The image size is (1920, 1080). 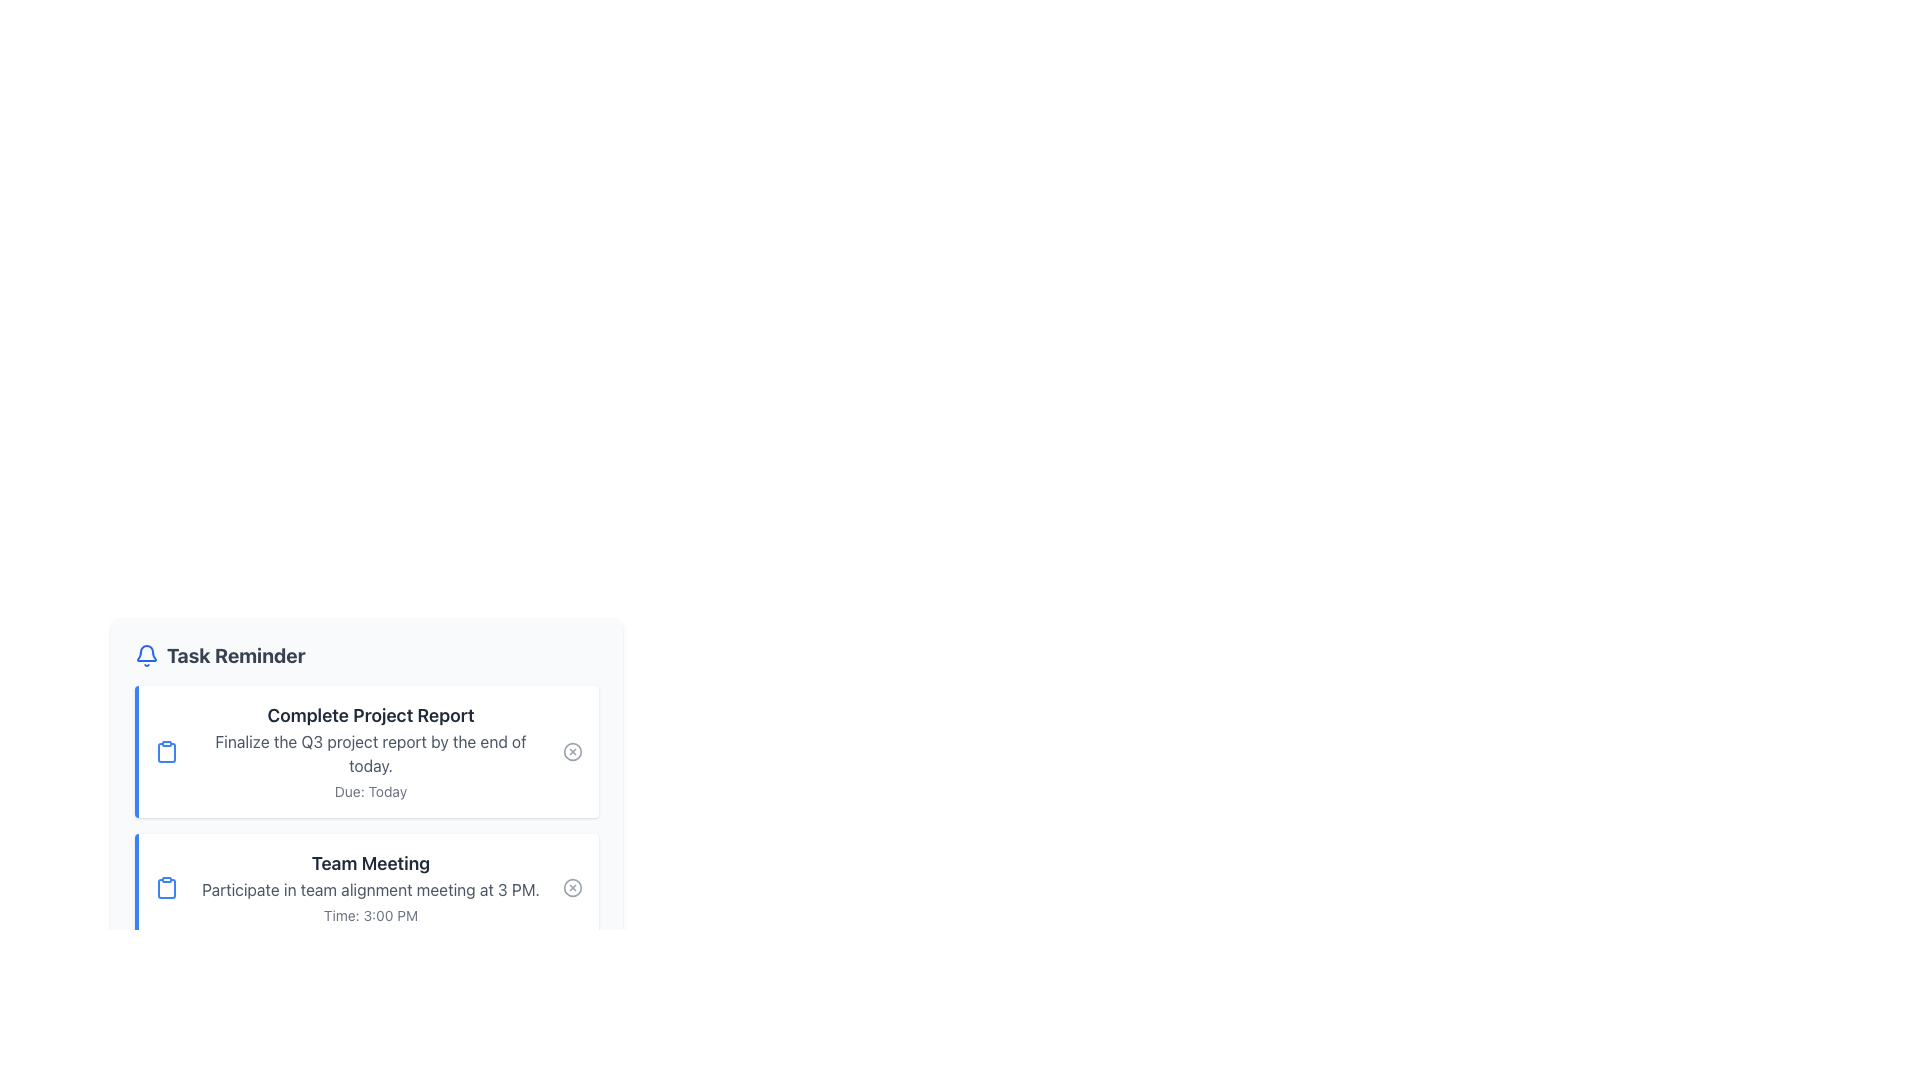 I want to click on the small circular button with an 'X' icon inside, located on the far right side of the 'Team Meeting' section to change its appearance, so click(x=571, y=886).